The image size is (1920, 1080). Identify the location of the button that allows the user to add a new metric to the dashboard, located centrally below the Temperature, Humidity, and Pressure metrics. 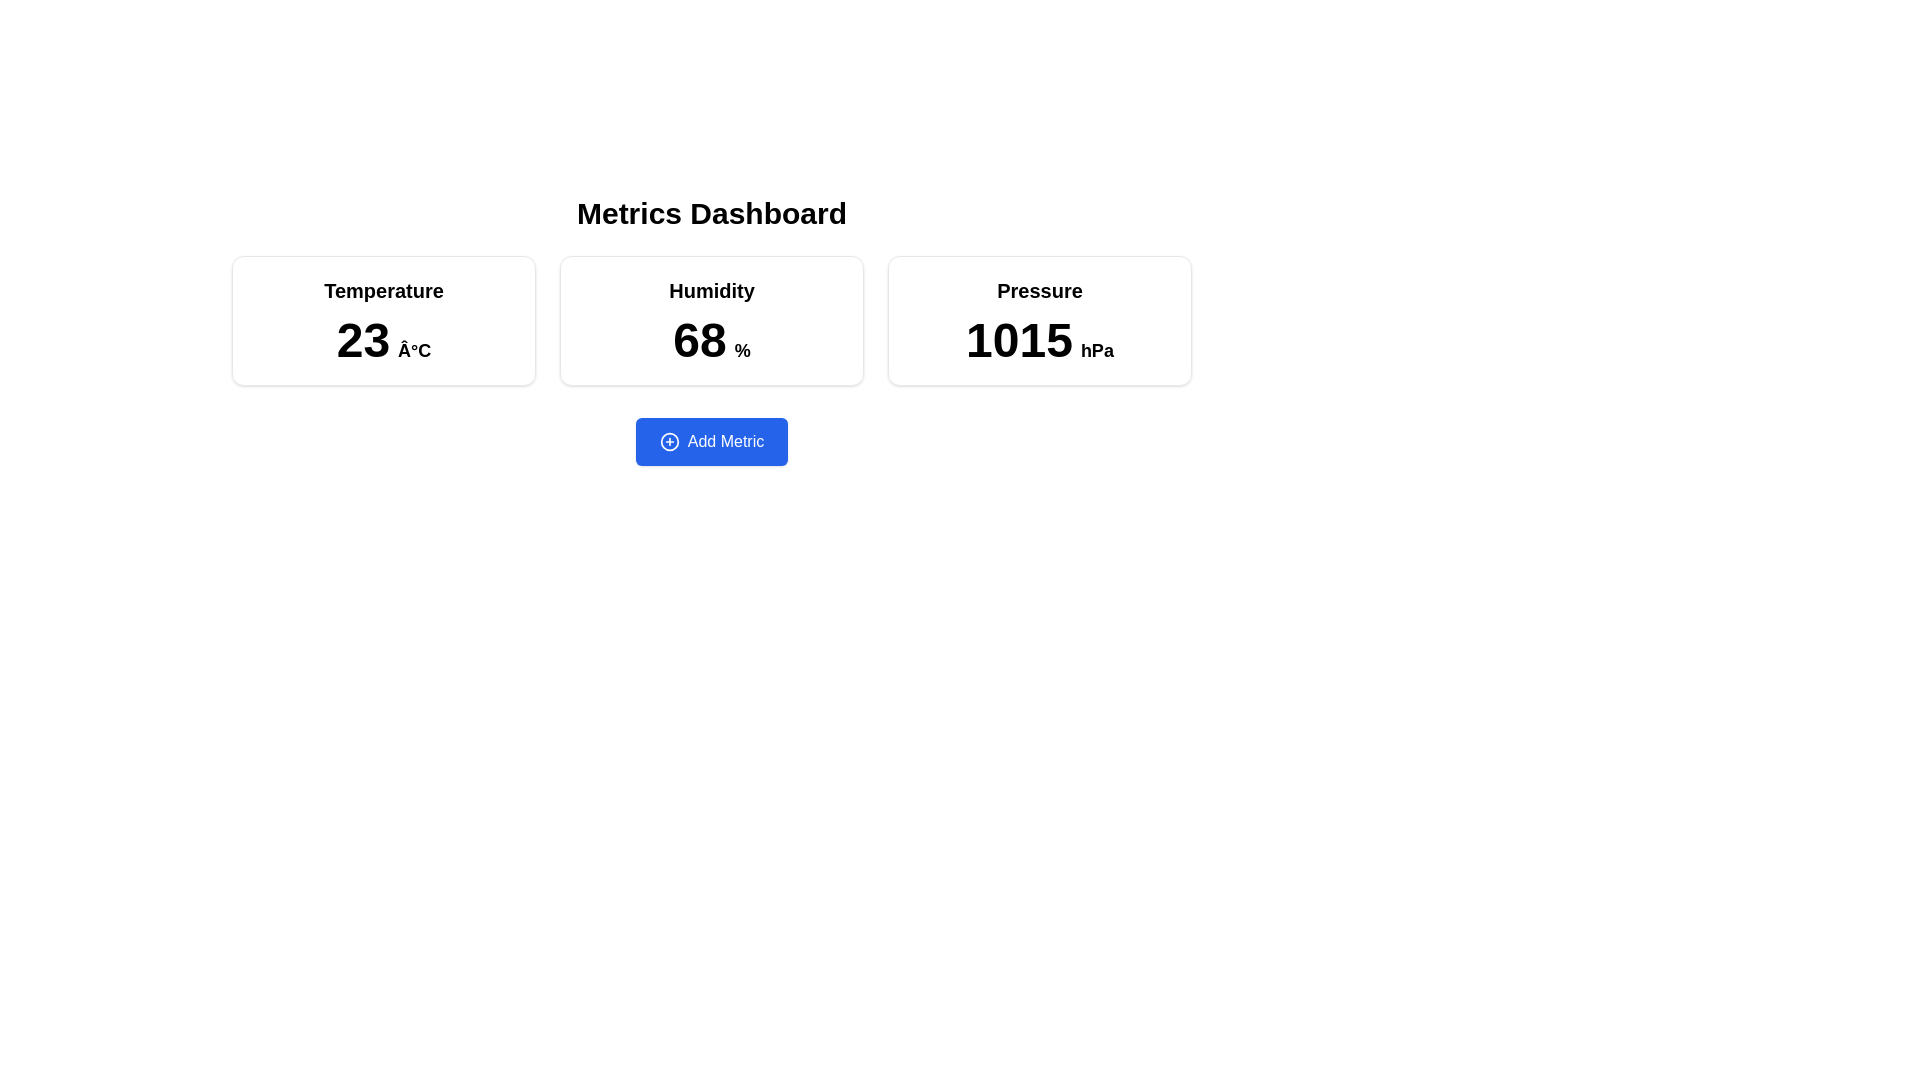
(711, 441).